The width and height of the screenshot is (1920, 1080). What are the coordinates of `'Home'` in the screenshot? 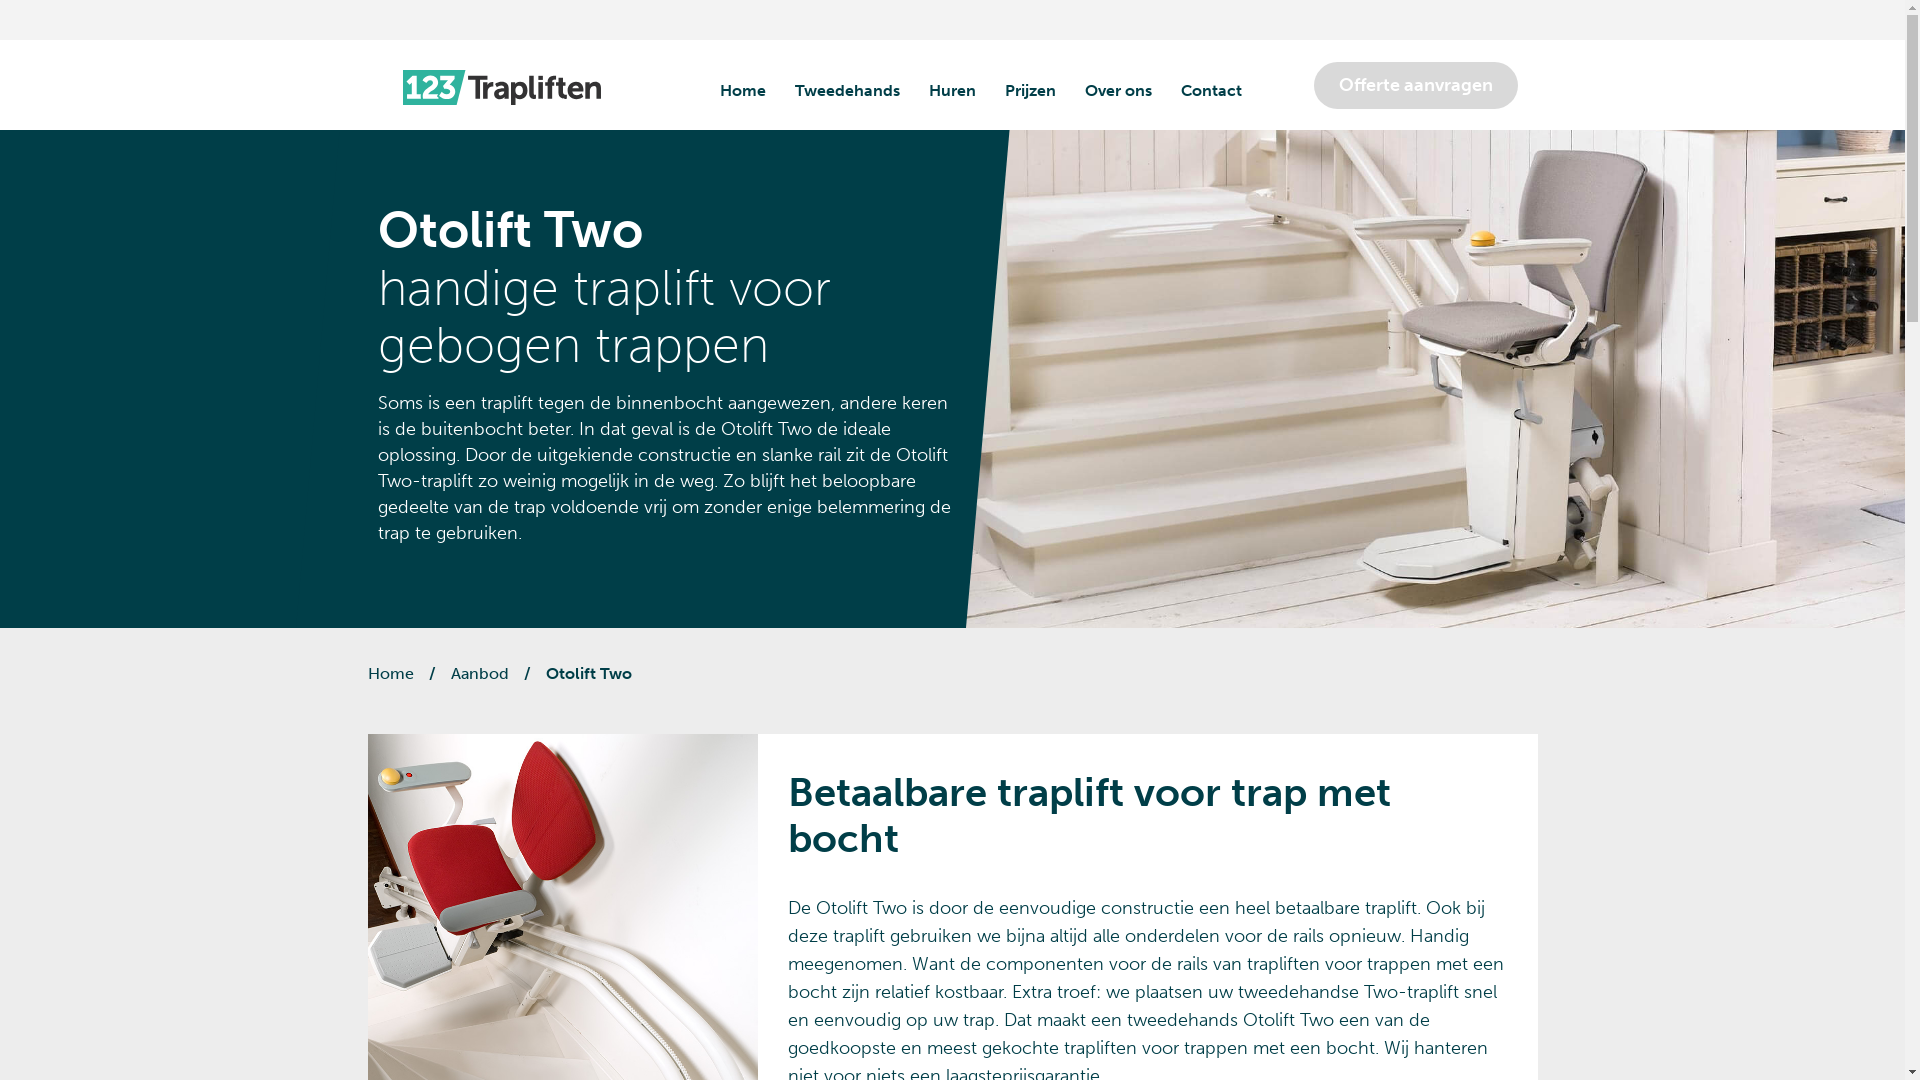 It's located at (742, 91).